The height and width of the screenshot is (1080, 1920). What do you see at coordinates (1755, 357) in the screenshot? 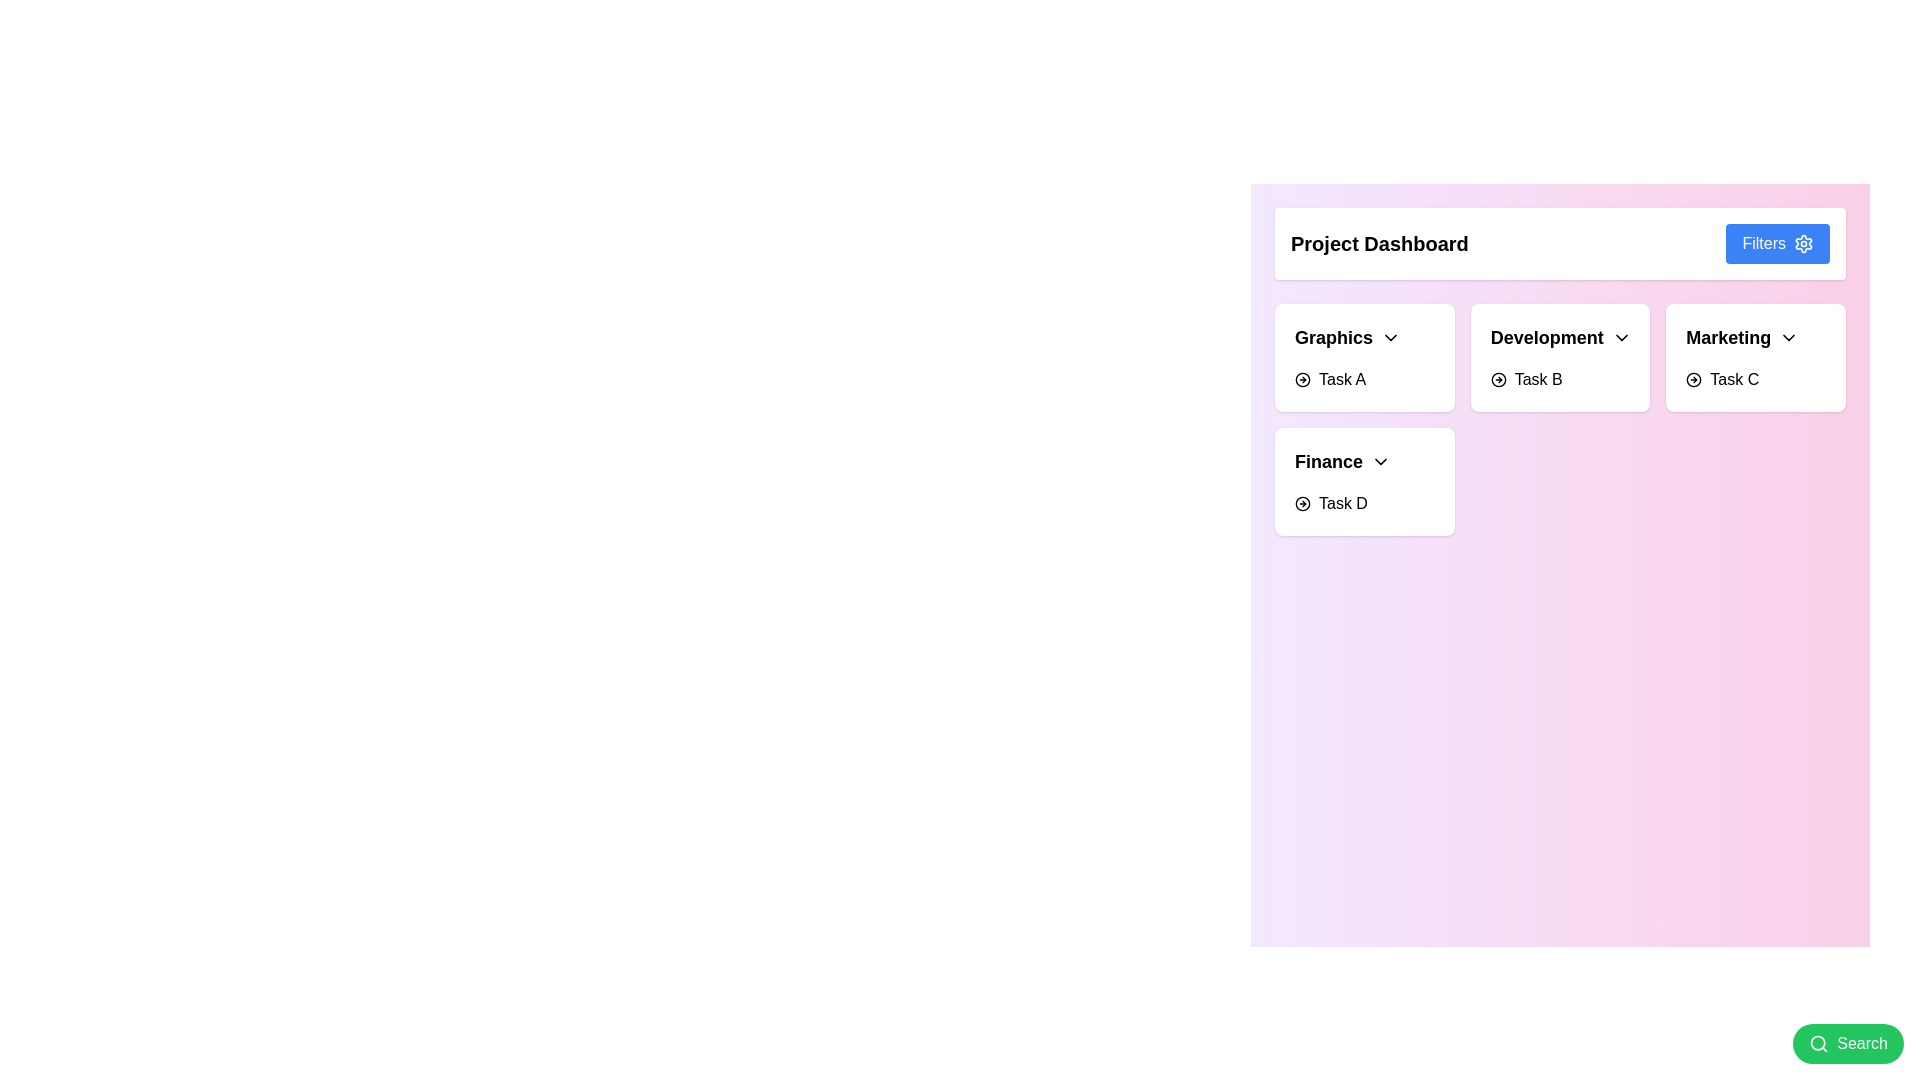
I see `the dropdown icon on the Marketing card, which is the third card in the grid layout` at bounding box center [1755, 357].